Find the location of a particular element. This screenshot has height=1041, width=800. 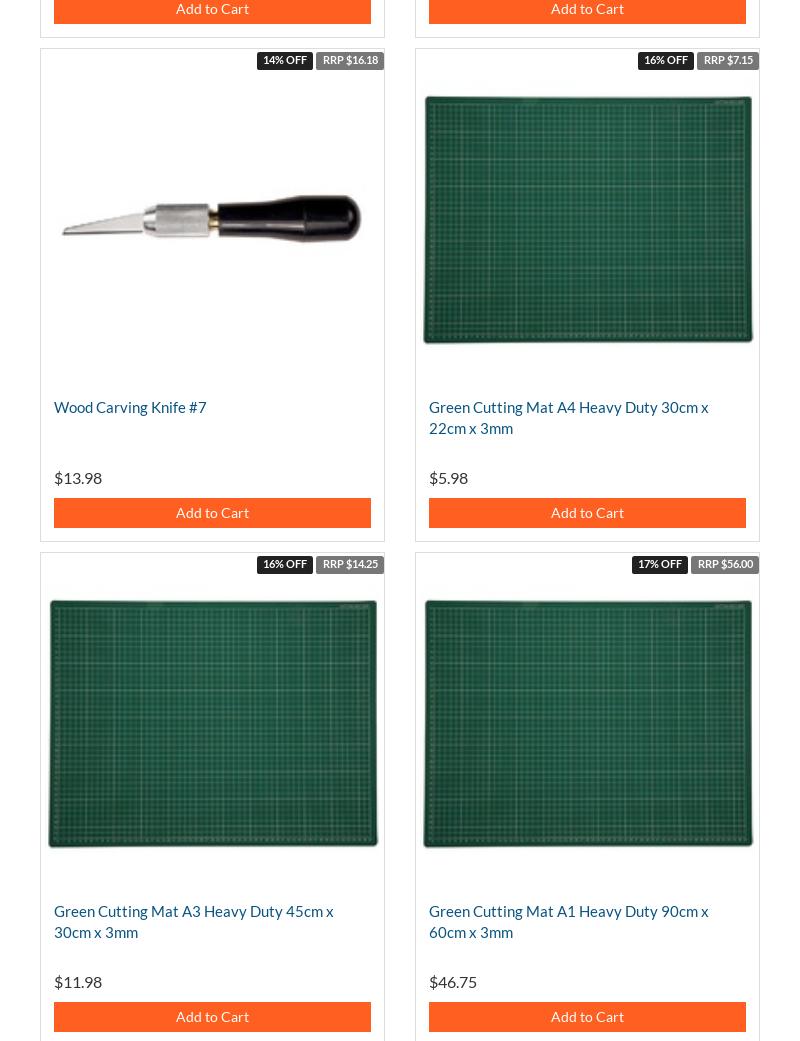

'RRP $7.15' is located at coordinates (726, 58).